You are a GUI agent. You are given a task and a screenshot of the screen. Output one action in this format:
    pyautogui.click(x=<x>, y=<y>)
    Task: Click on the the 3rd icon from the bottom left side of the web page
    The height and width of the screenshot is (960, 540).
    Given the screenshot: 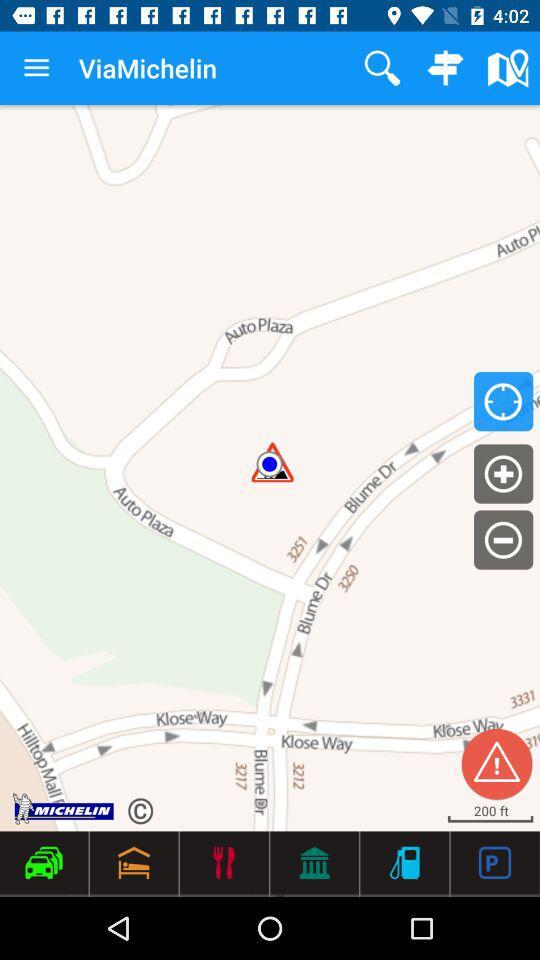 What is the action you would take?
    pyautogui.click(x=223, y=861)
    